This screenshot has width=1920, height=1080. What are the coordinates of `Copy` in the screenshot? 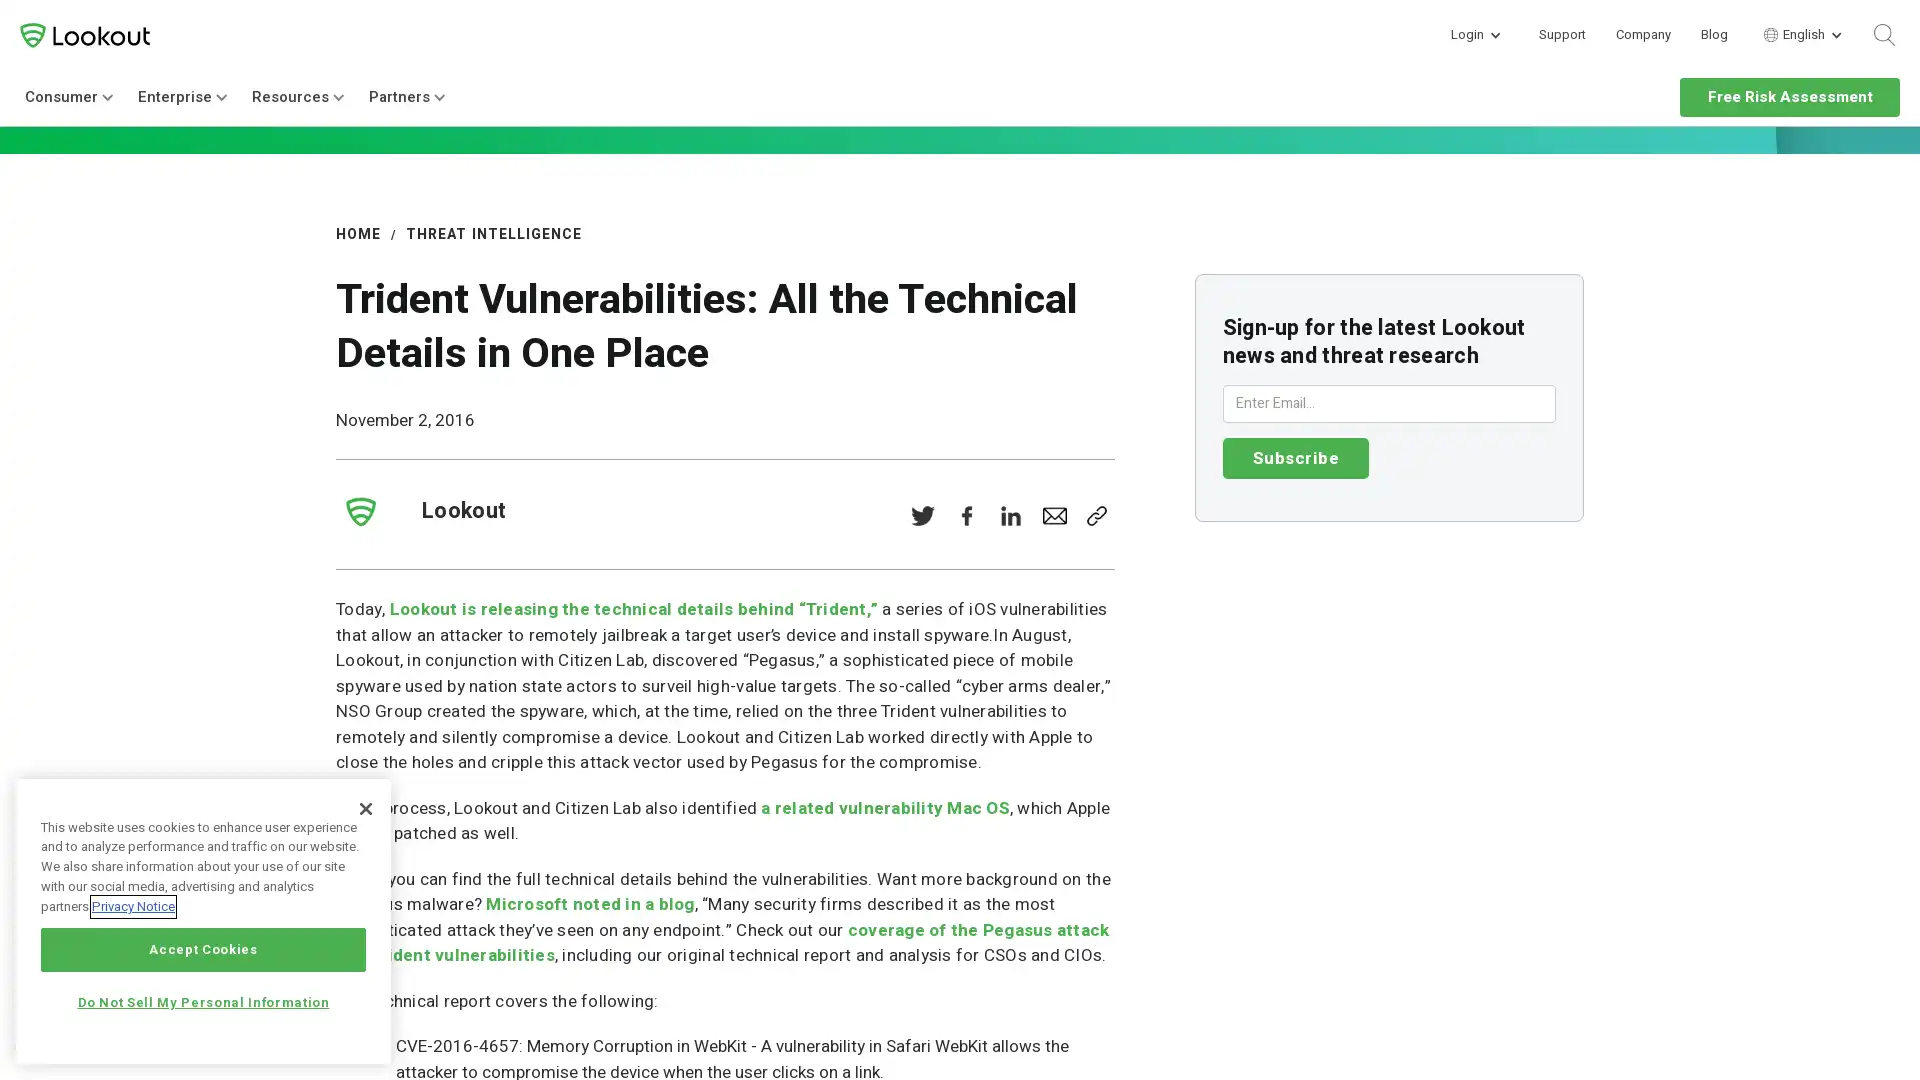 It's located at (1094, 514).